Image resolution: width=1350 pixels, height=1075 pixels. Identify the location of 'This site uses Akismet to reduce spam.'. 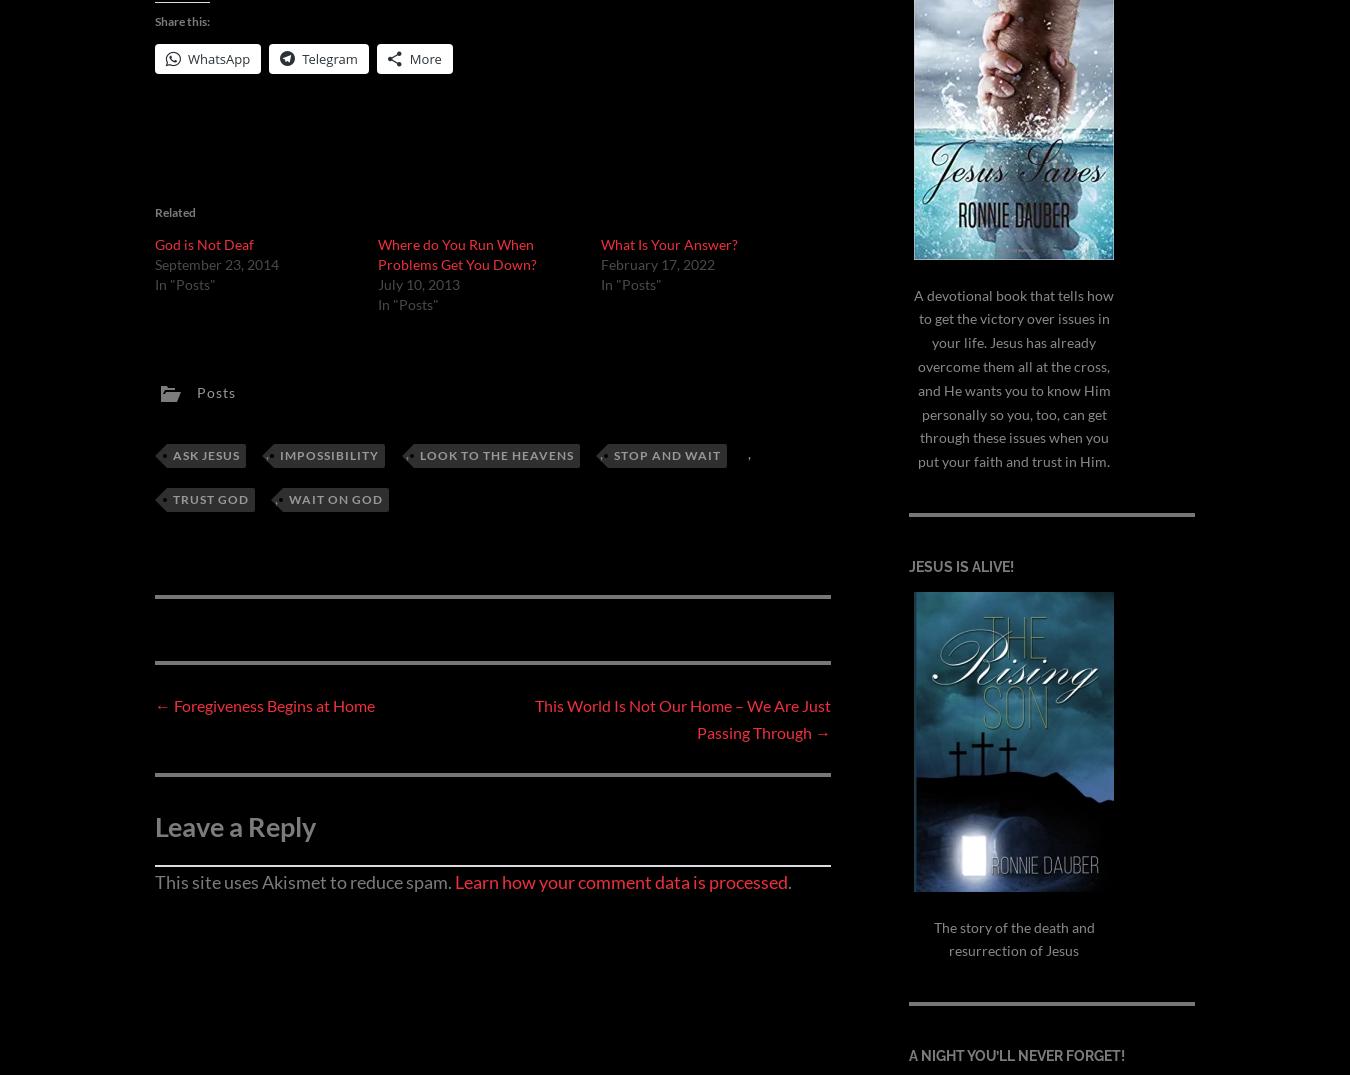
(303, 1048).